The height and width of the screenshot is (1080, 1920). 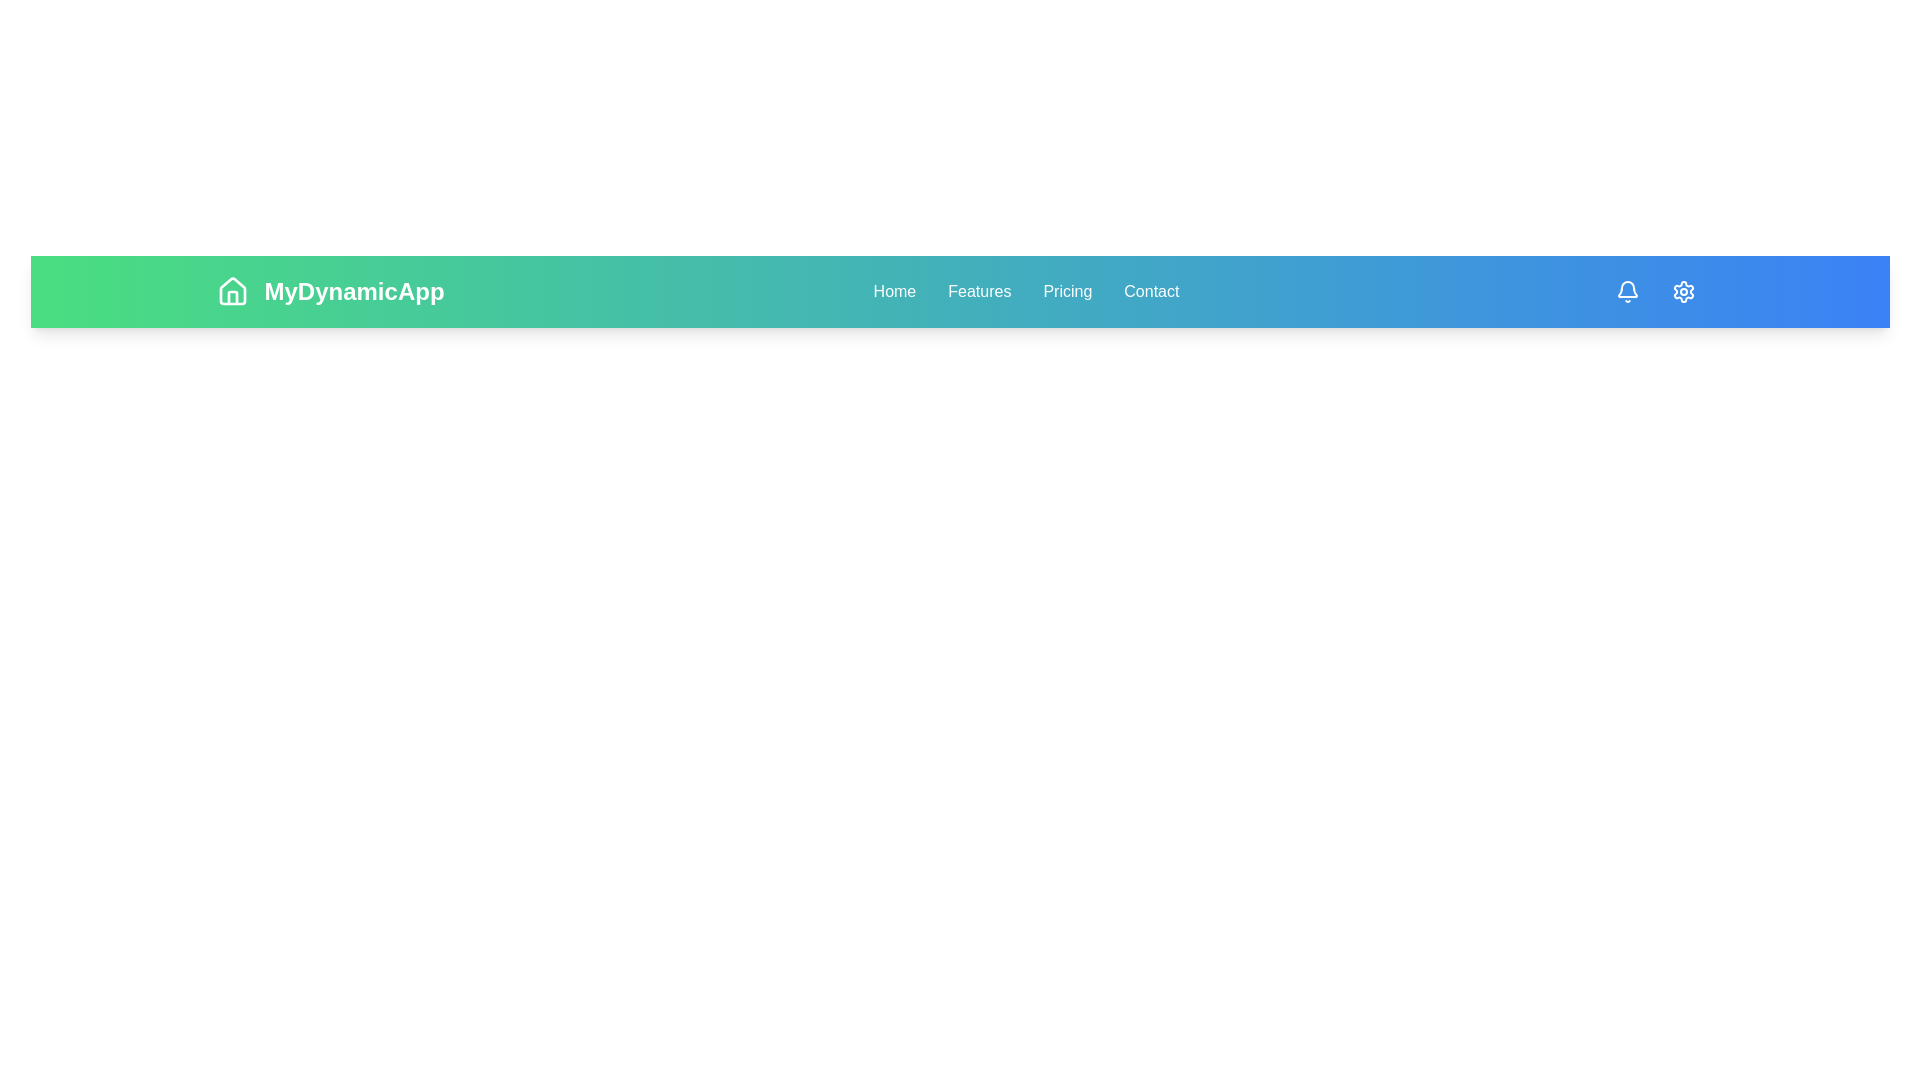 I want to click on the settings icon to open the settings menu, so click(x=1683, y=292).